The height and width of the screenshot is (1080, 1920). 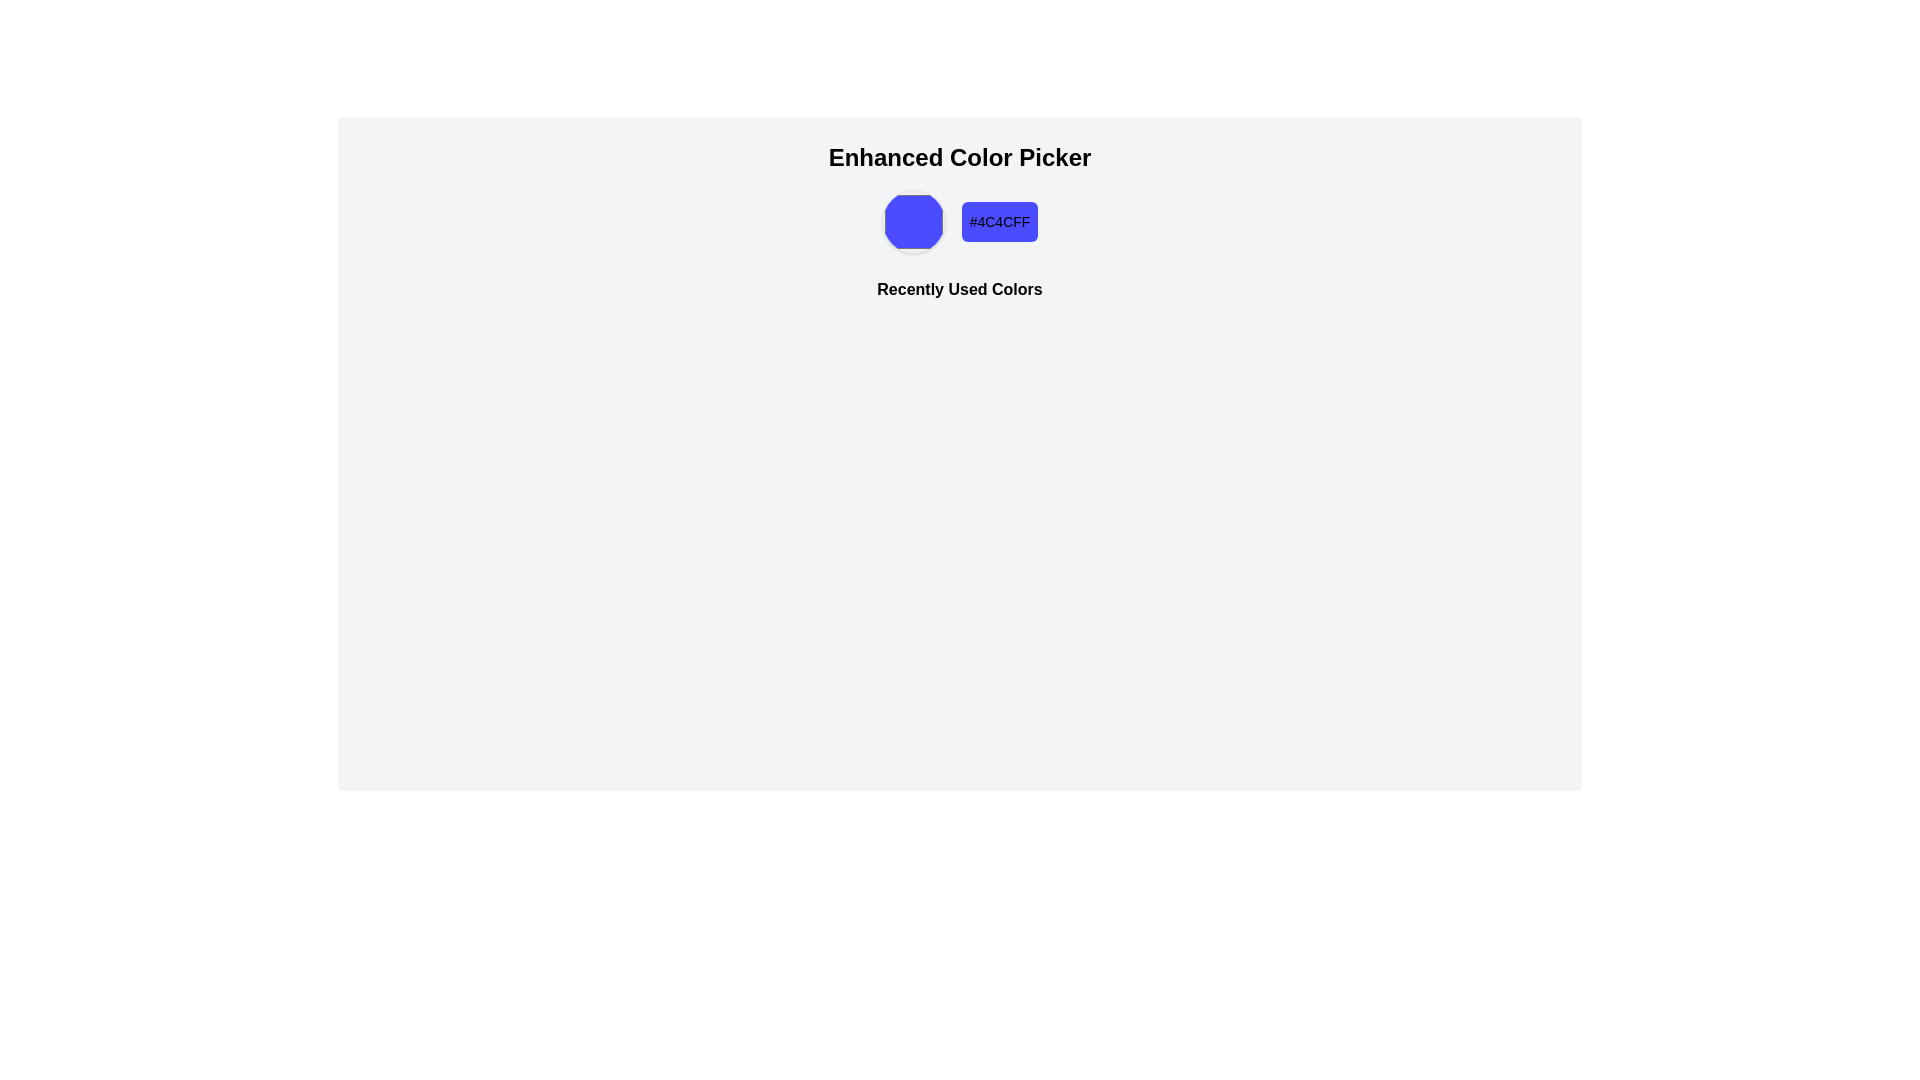 I want to click on the label that reads 'Recently Used Colors', which is bold and black on a light gray background, centrally positioned below a color display and color code field, so click(x=960, y=293).